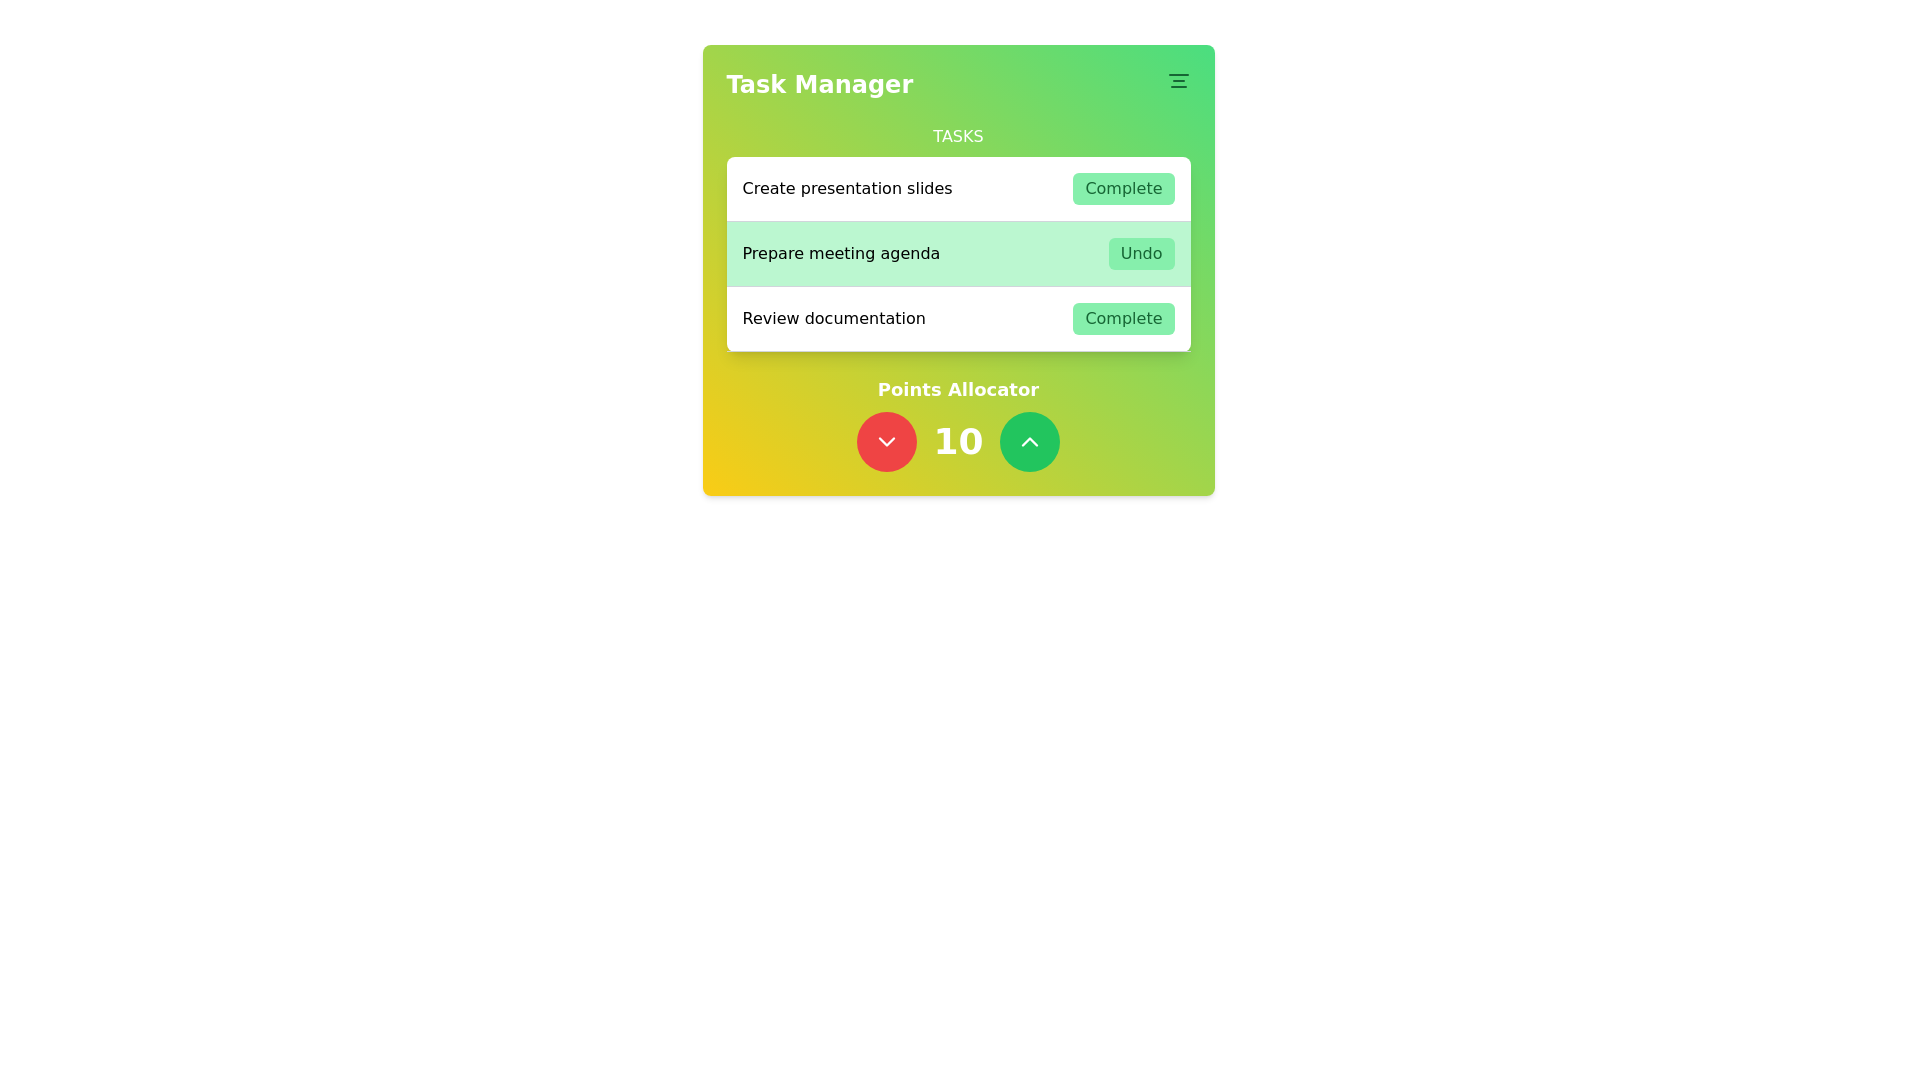 Image resolution: width=1920 pixels, height=1080 pixels. Describe the element at coordinates (841, 253) in the screenshot. I see `the text label reading 'Prepare meeting agenda', which is displayed in bold black font on a light green background, located under the main heading 'Tasks' and aligned with the 'Undo' button` at that location.